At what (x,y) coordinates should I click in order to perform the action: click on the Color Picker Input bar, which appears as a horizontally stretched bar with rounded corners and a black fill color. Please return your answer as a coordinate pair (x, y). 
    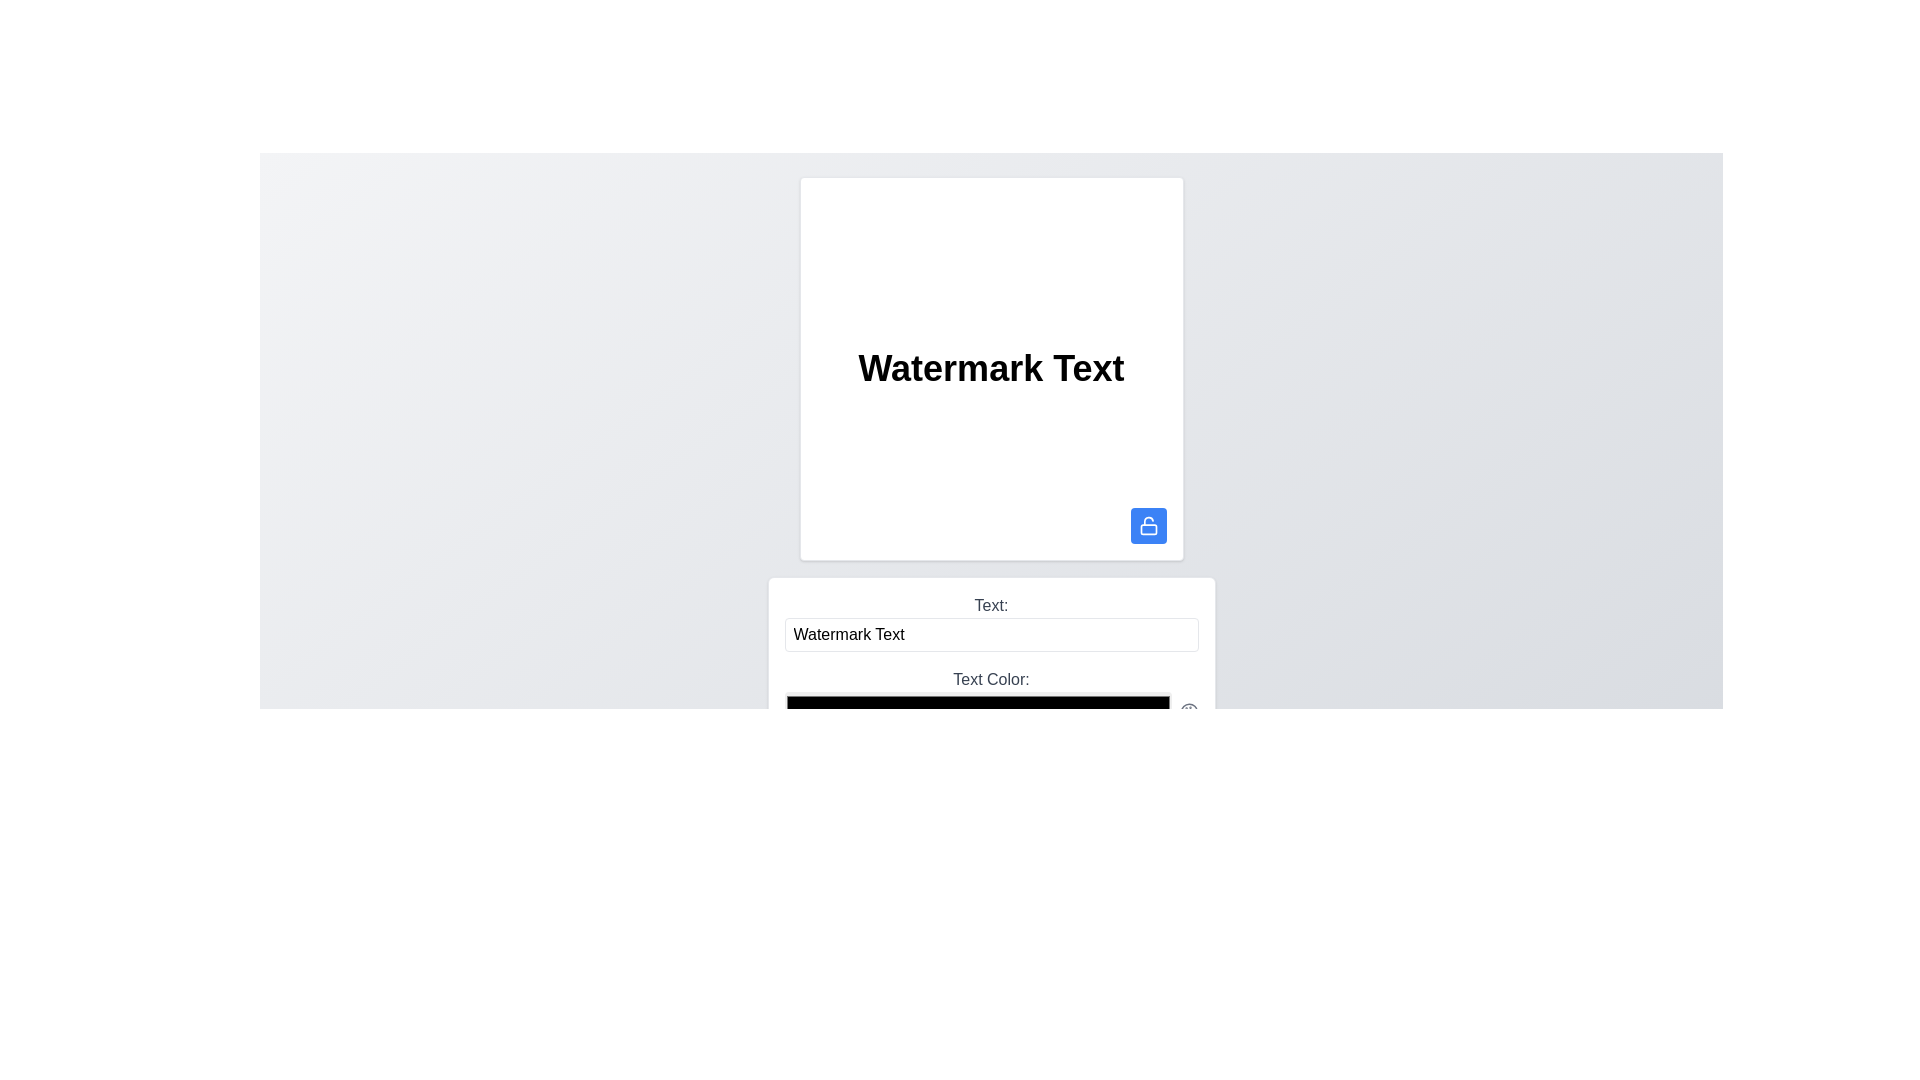
    Looking at the image, I should click on (978, 711).